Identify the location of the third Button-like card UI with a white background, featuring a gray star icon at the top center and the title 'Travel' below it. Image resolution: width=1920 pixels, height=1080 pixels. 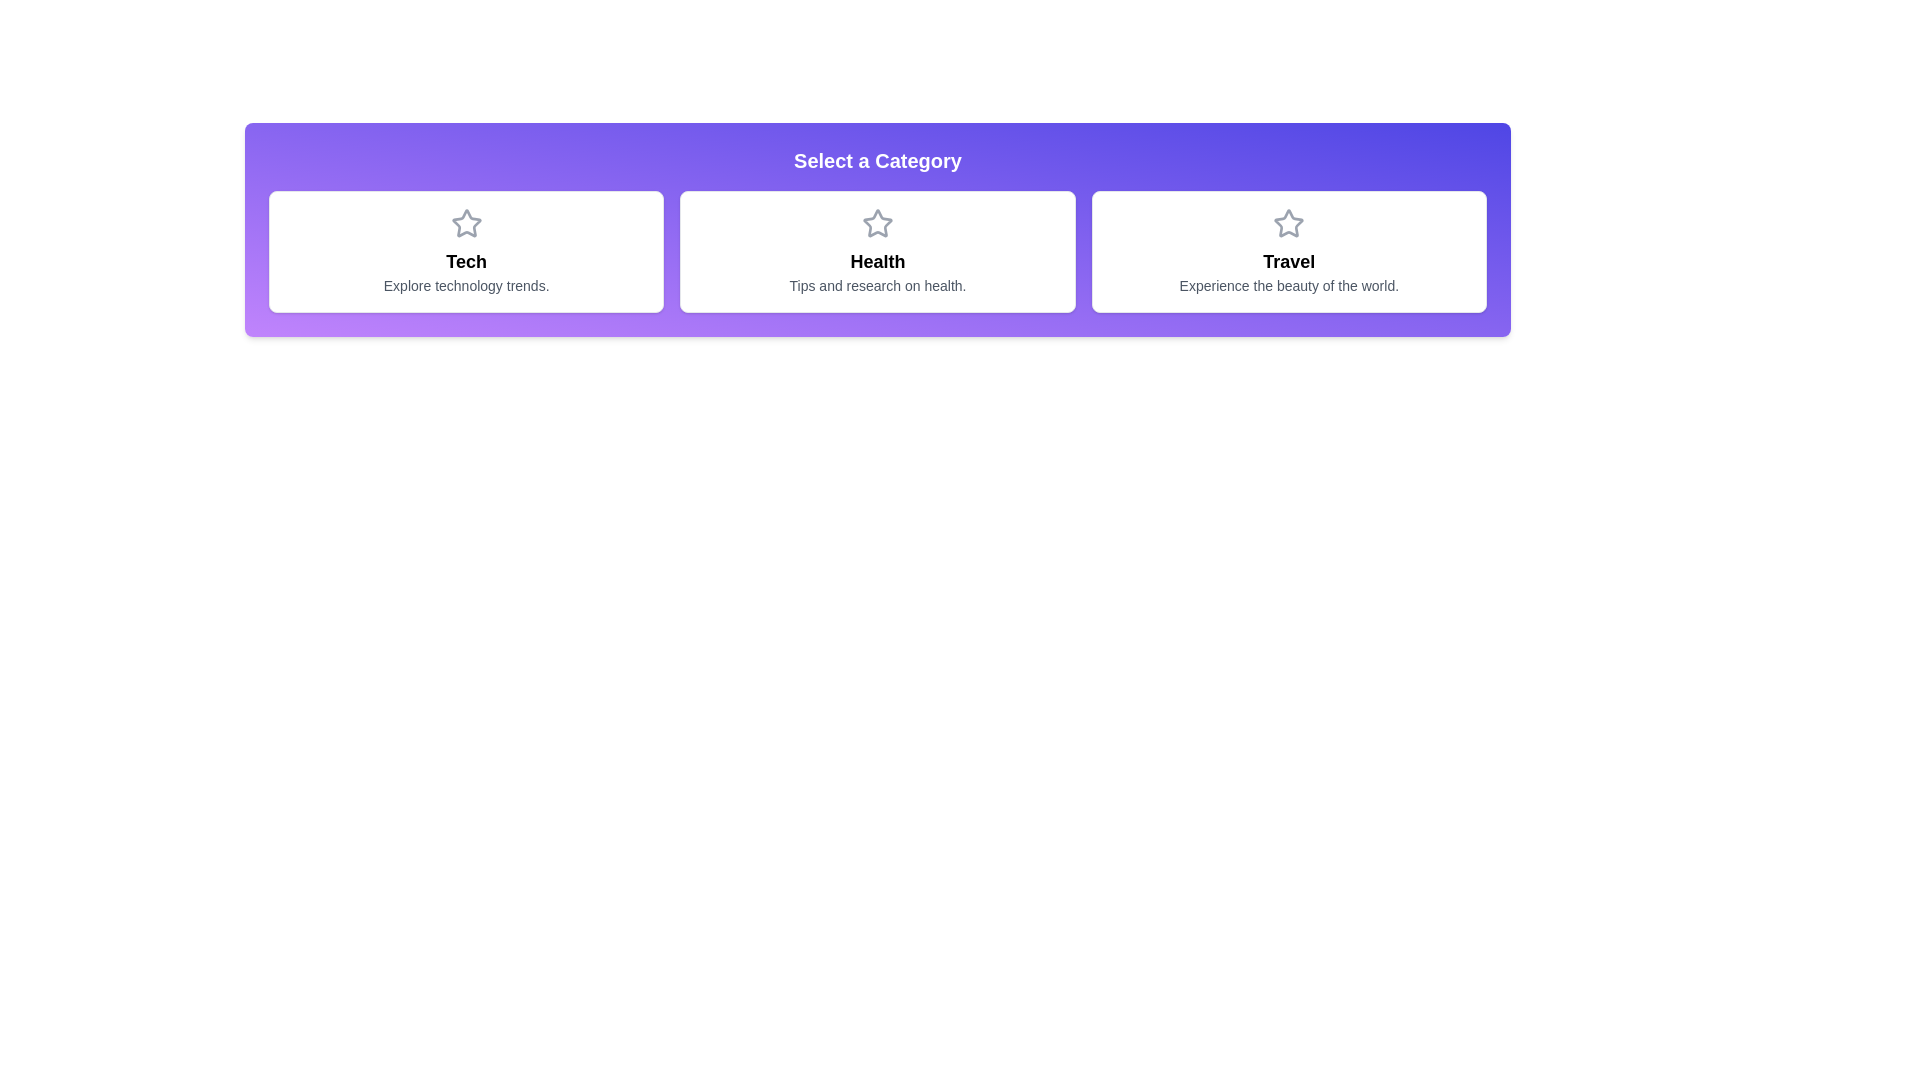
(1289, 250).